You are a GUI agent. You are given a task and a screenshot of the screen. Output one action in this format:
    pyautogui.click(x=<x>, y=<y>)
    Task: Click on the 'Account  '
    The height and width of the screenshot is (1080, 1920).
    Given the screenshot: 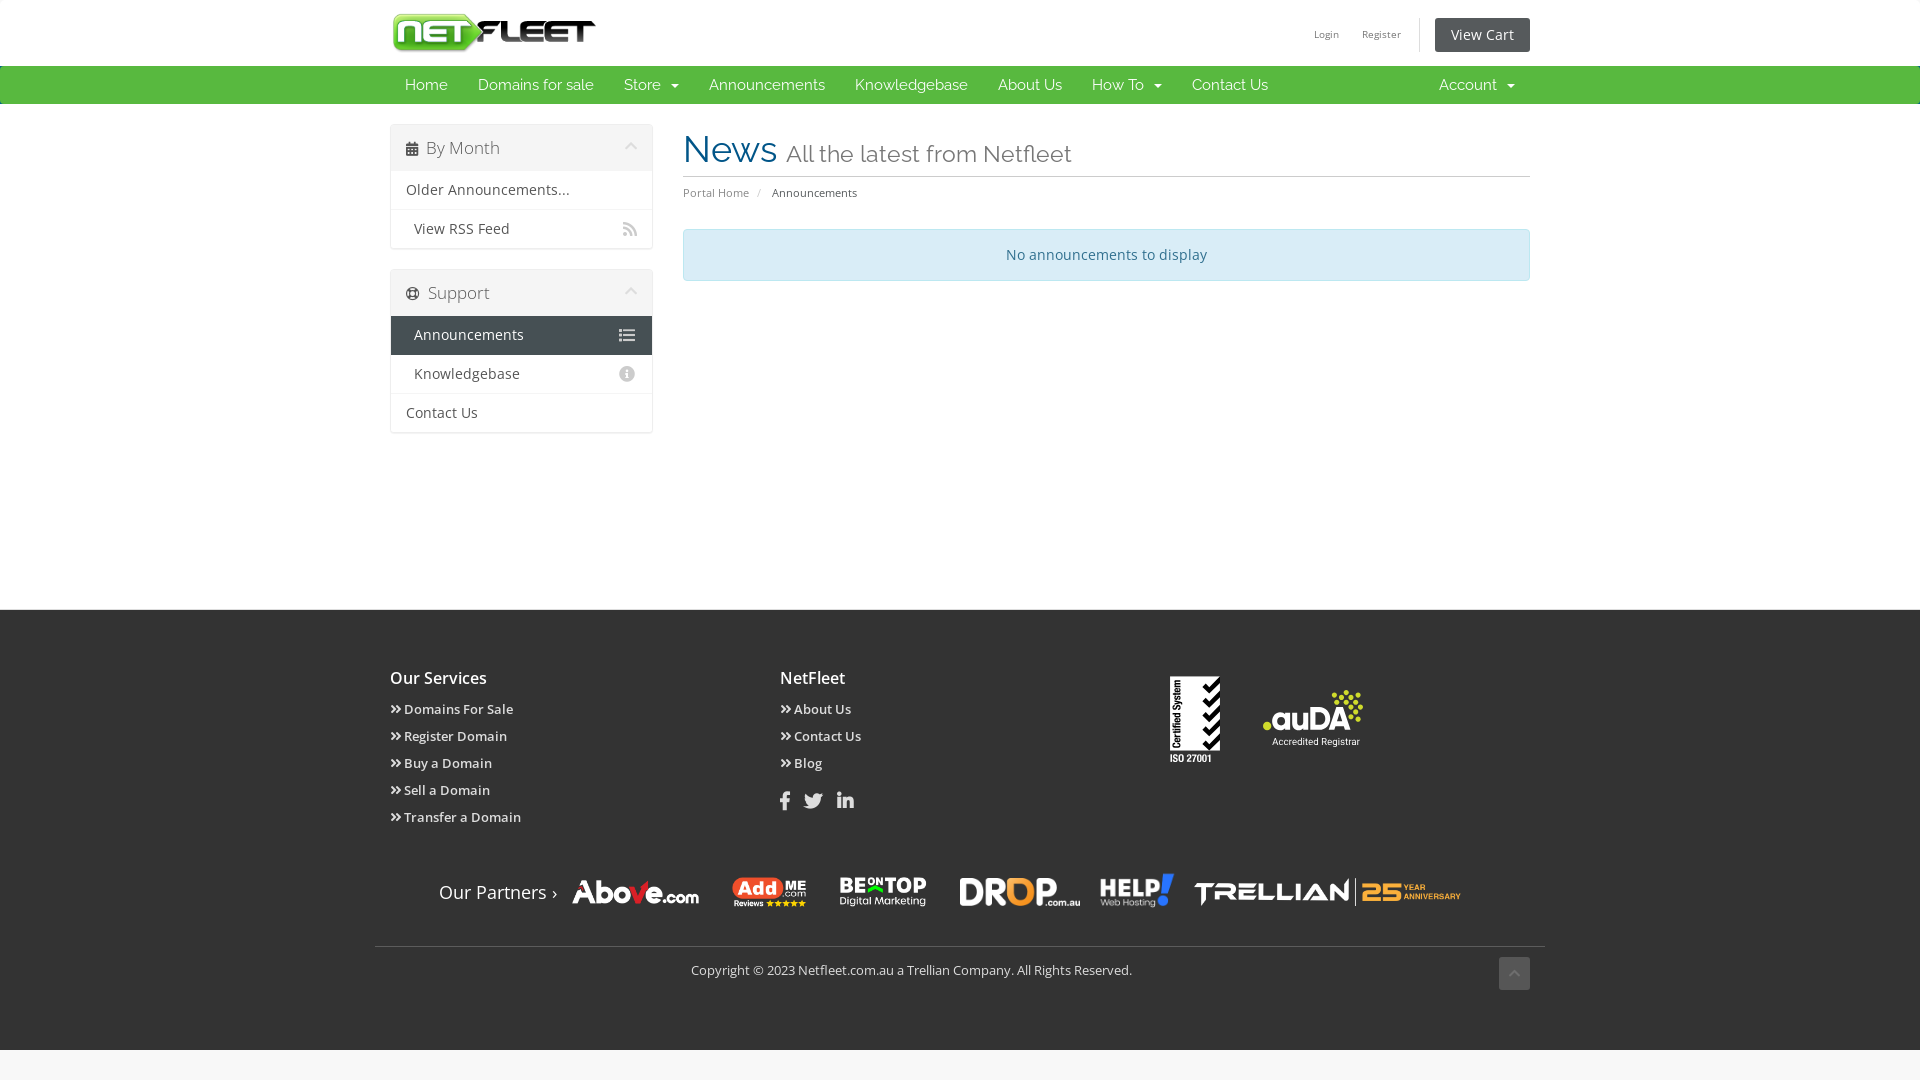 What is the action you would take?
    pyautogui.click(x=1477, y=83)
    